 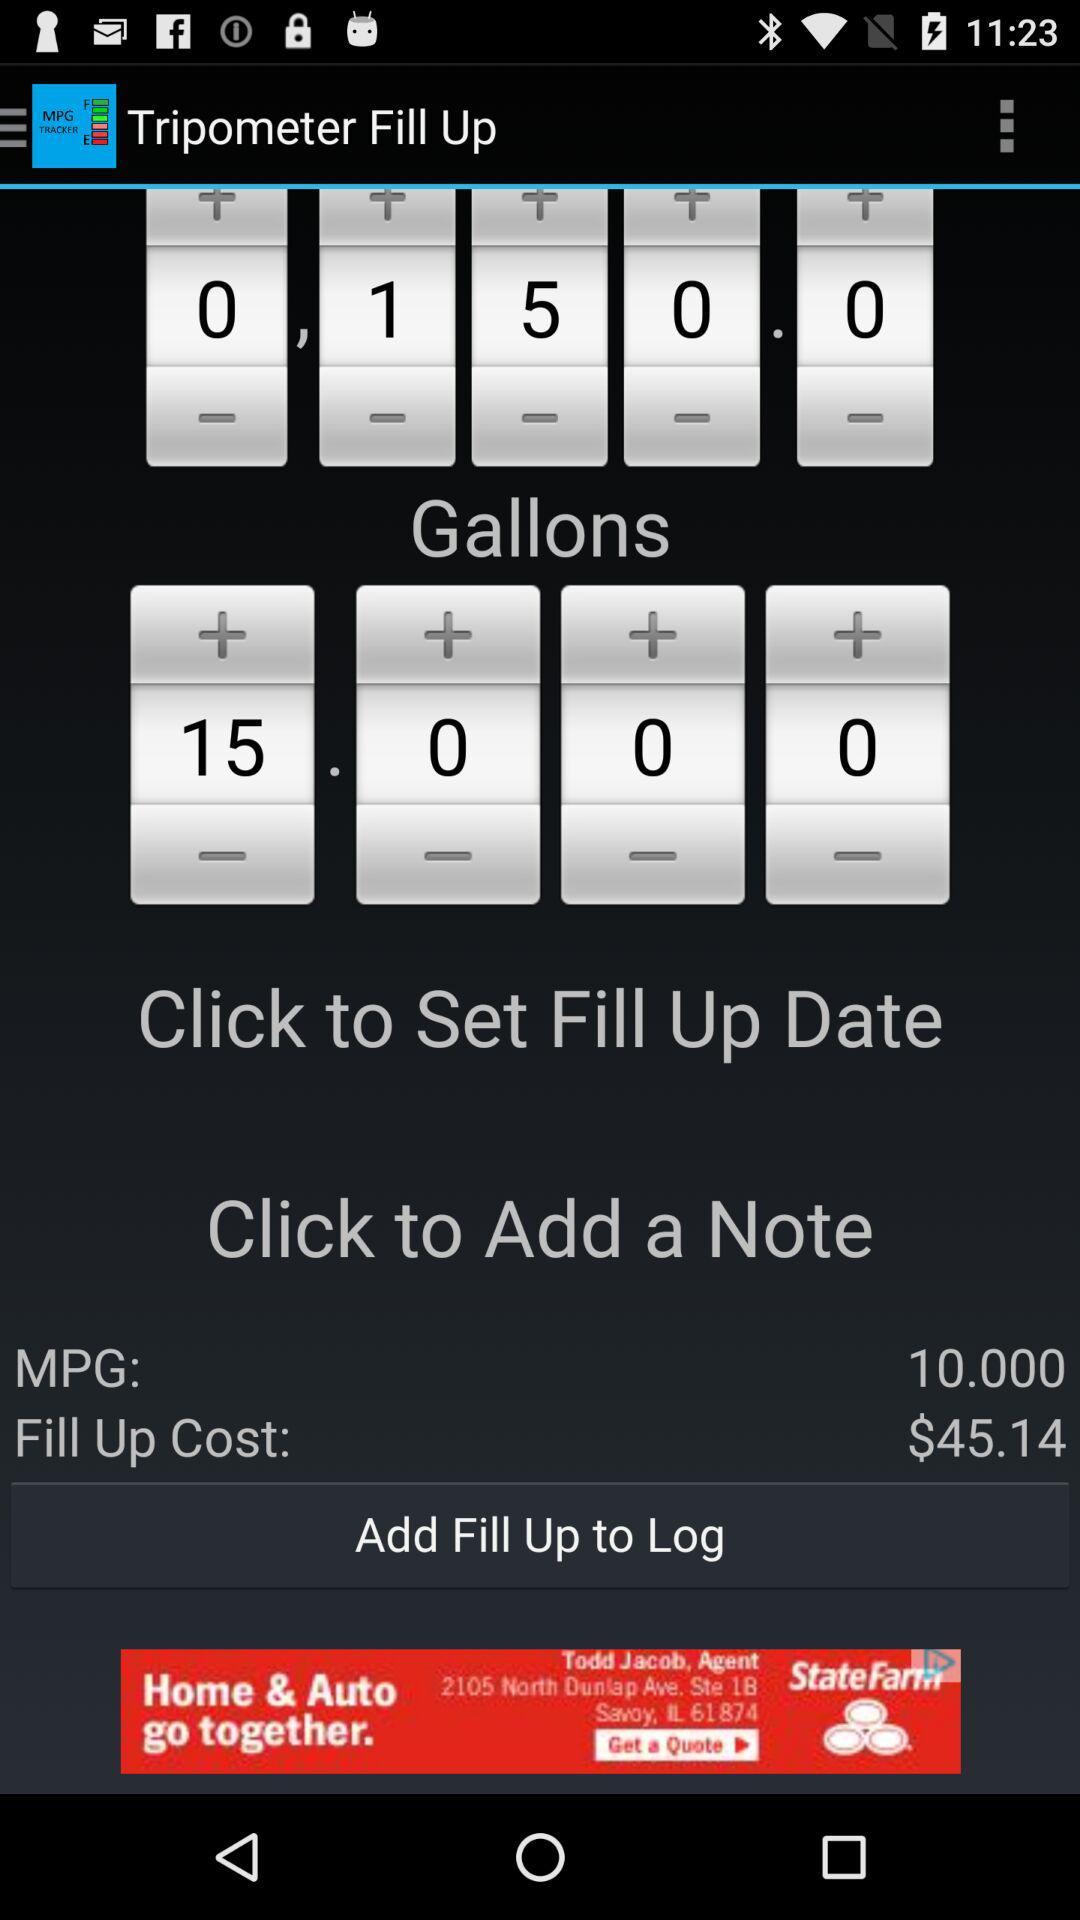 What do you see at coordinates (222, 629) in the screenshot?
I see `the fill up date gallon plus` at bounding box center [222, 629].